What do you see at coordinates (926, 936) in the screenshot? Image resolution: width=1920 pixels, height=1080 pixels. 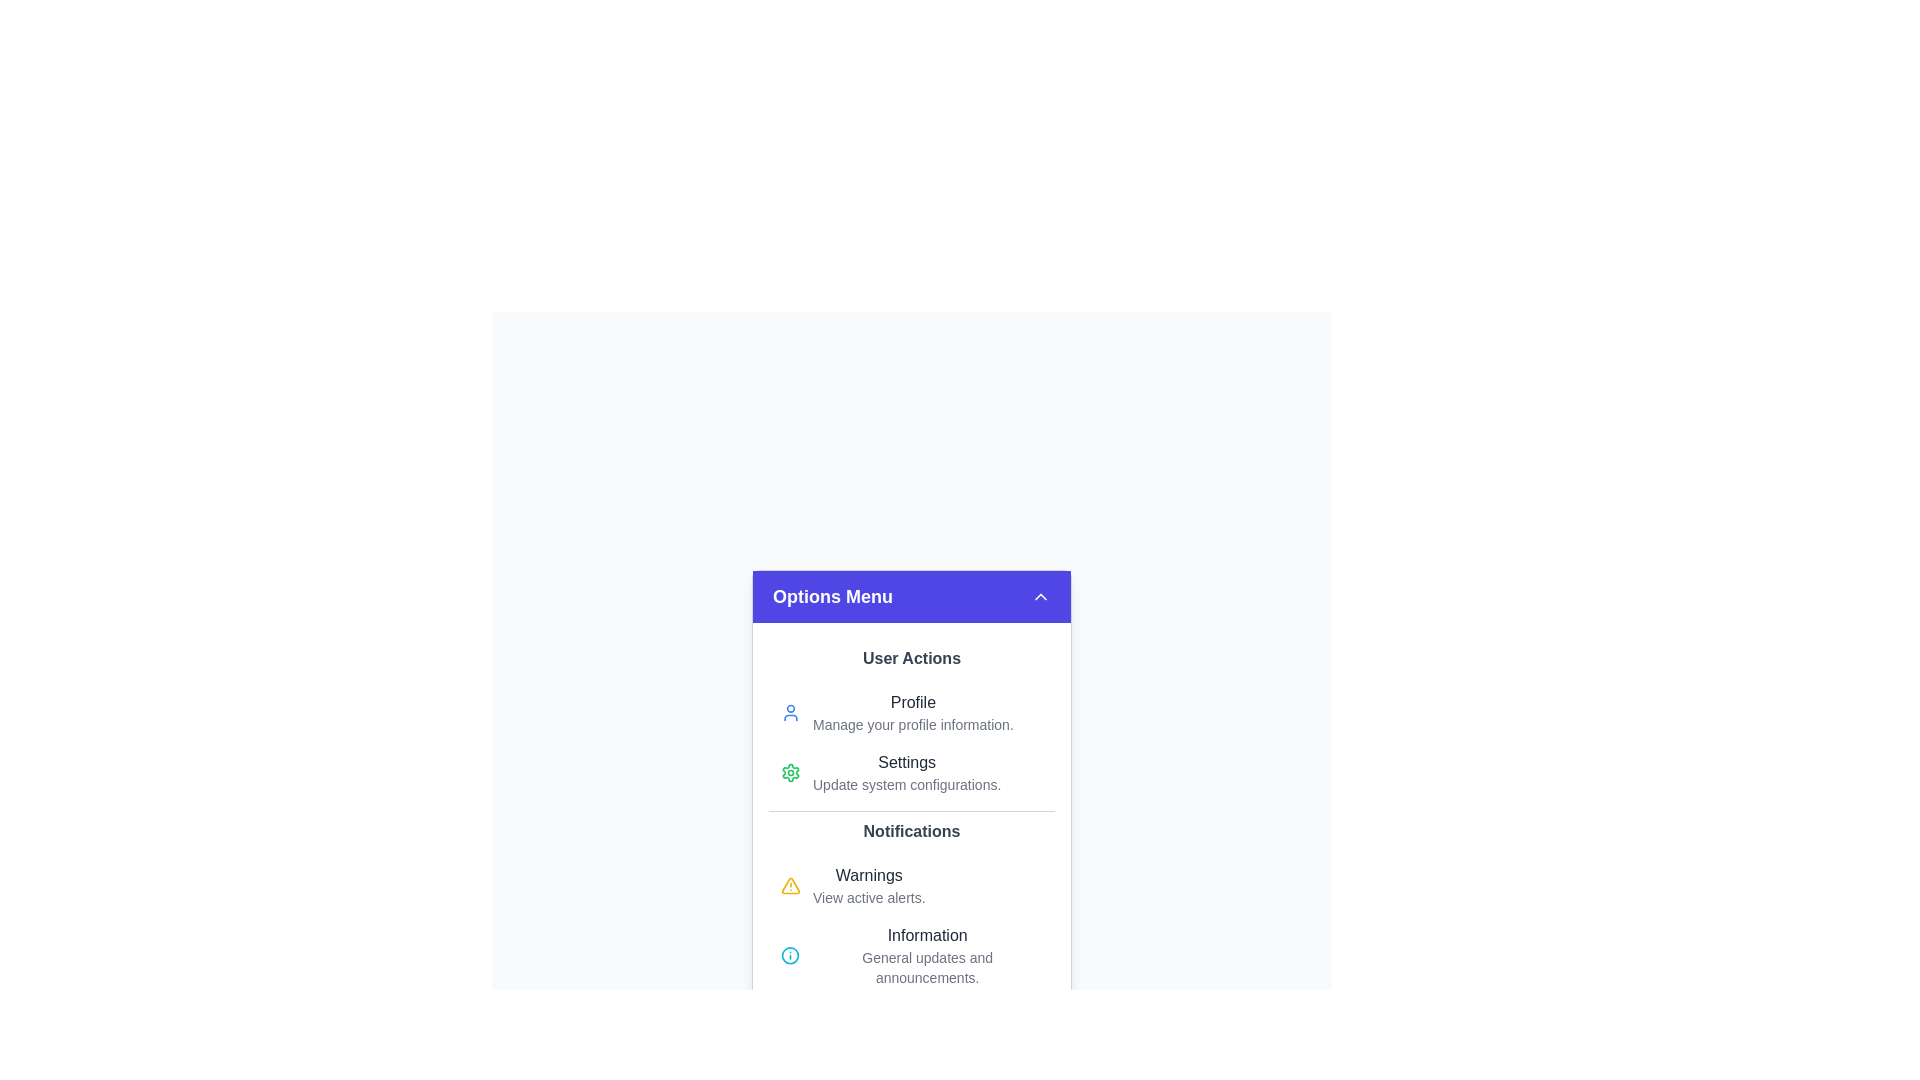 I see `the Text Label that serves as the title for the description below it, positioned within the 'Notifications' group` at bounding box center [926, 936].